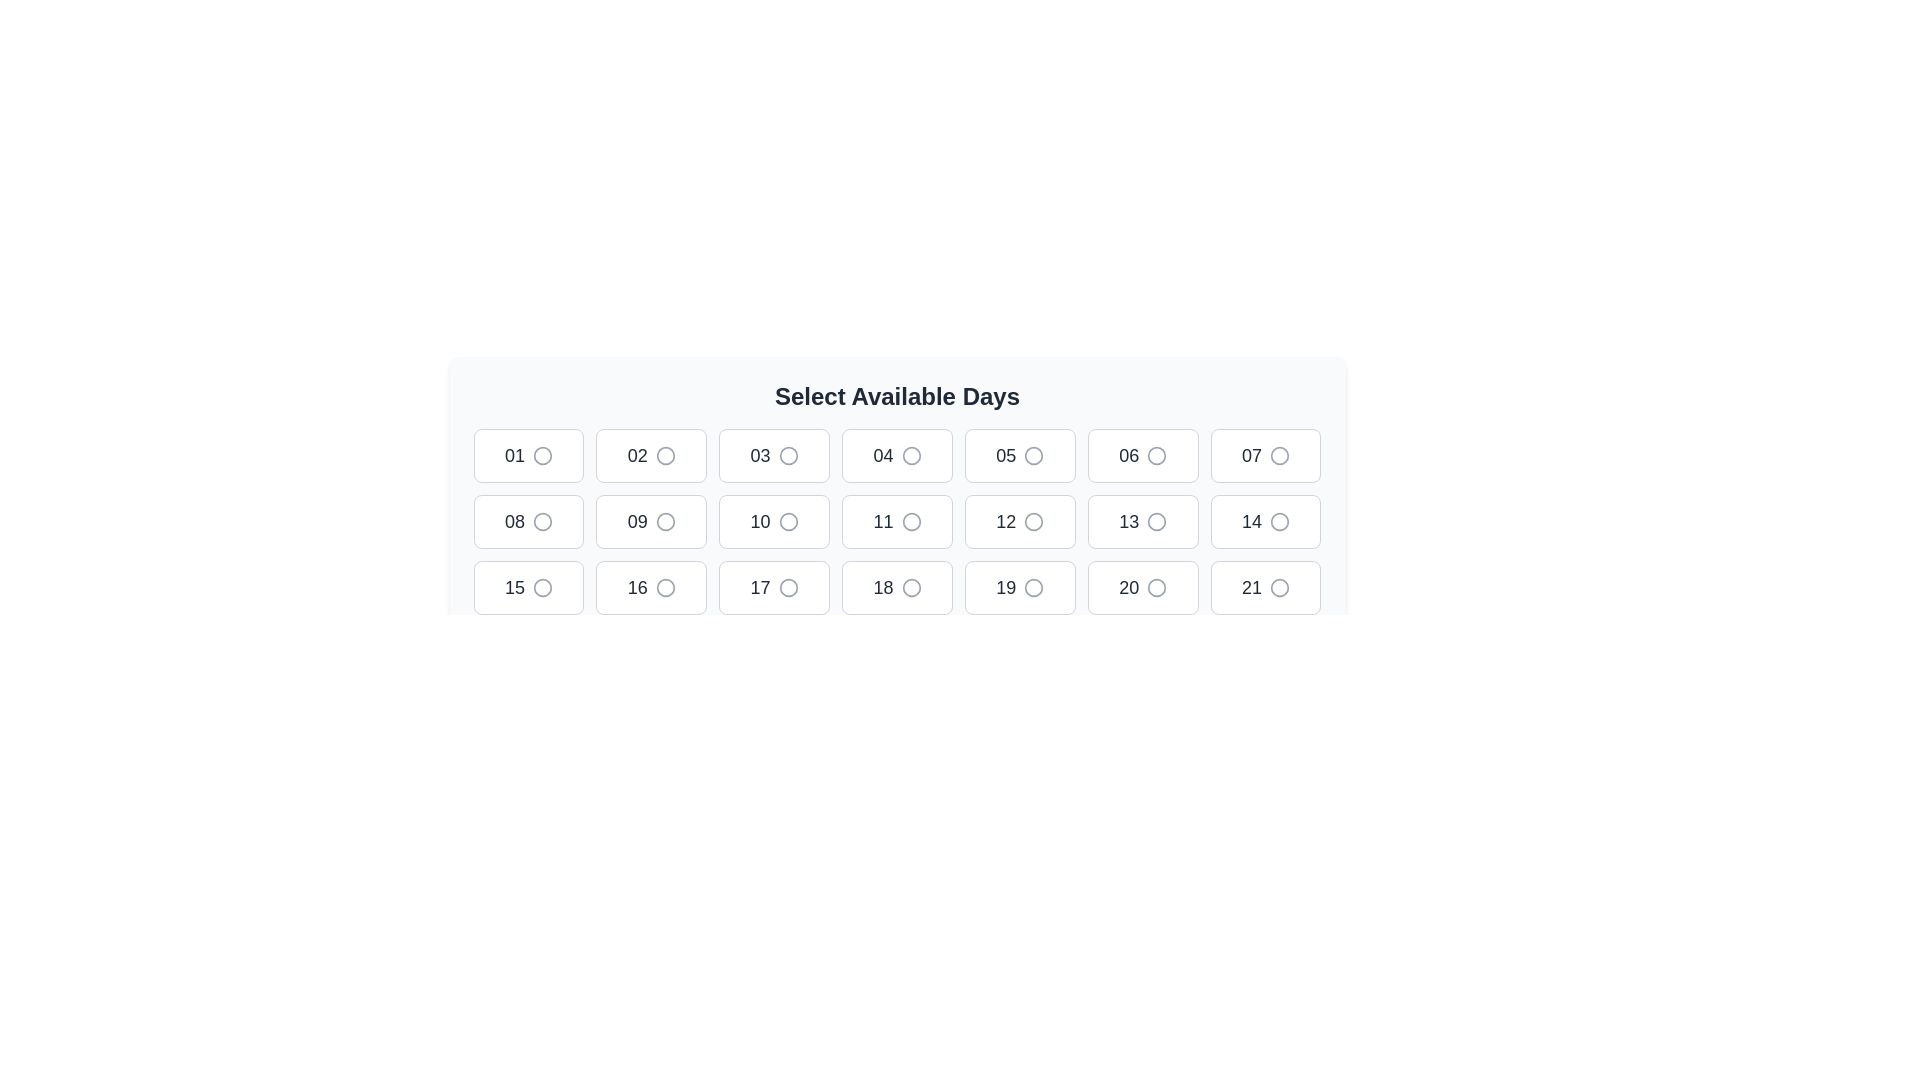  Describe the element at coordinates (1280, 586) in the screenshot. I see `the circular graphical element within the grid layout representing the calendar, specifically highlighted within the box labeled '21'` at that location.